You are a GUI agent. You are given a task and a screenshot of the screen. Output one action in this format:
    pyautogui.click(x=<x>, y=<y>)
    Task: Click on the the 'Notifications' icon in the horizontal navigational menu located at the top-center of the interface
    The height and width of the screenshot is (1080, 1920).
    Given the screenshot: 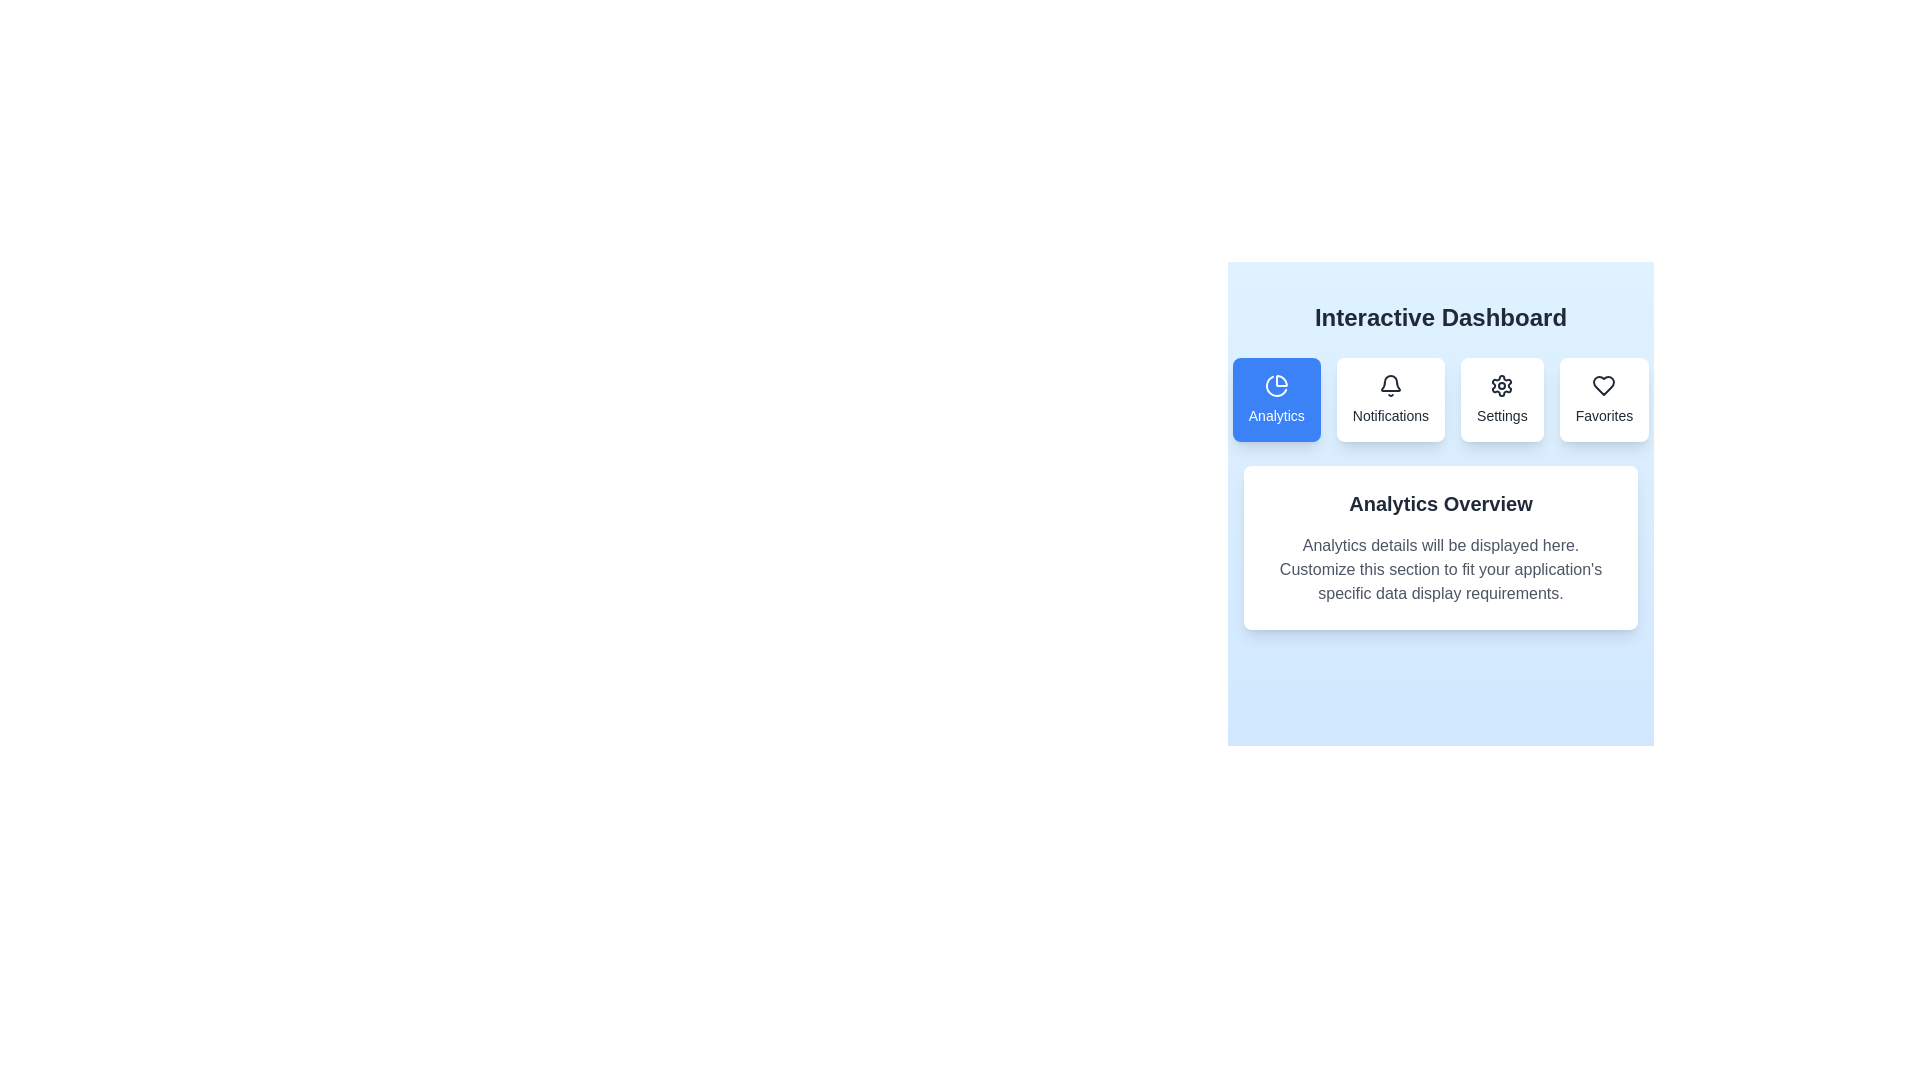 What is the action you would take?
    pyautogui.click(x=1440, y=400)
    